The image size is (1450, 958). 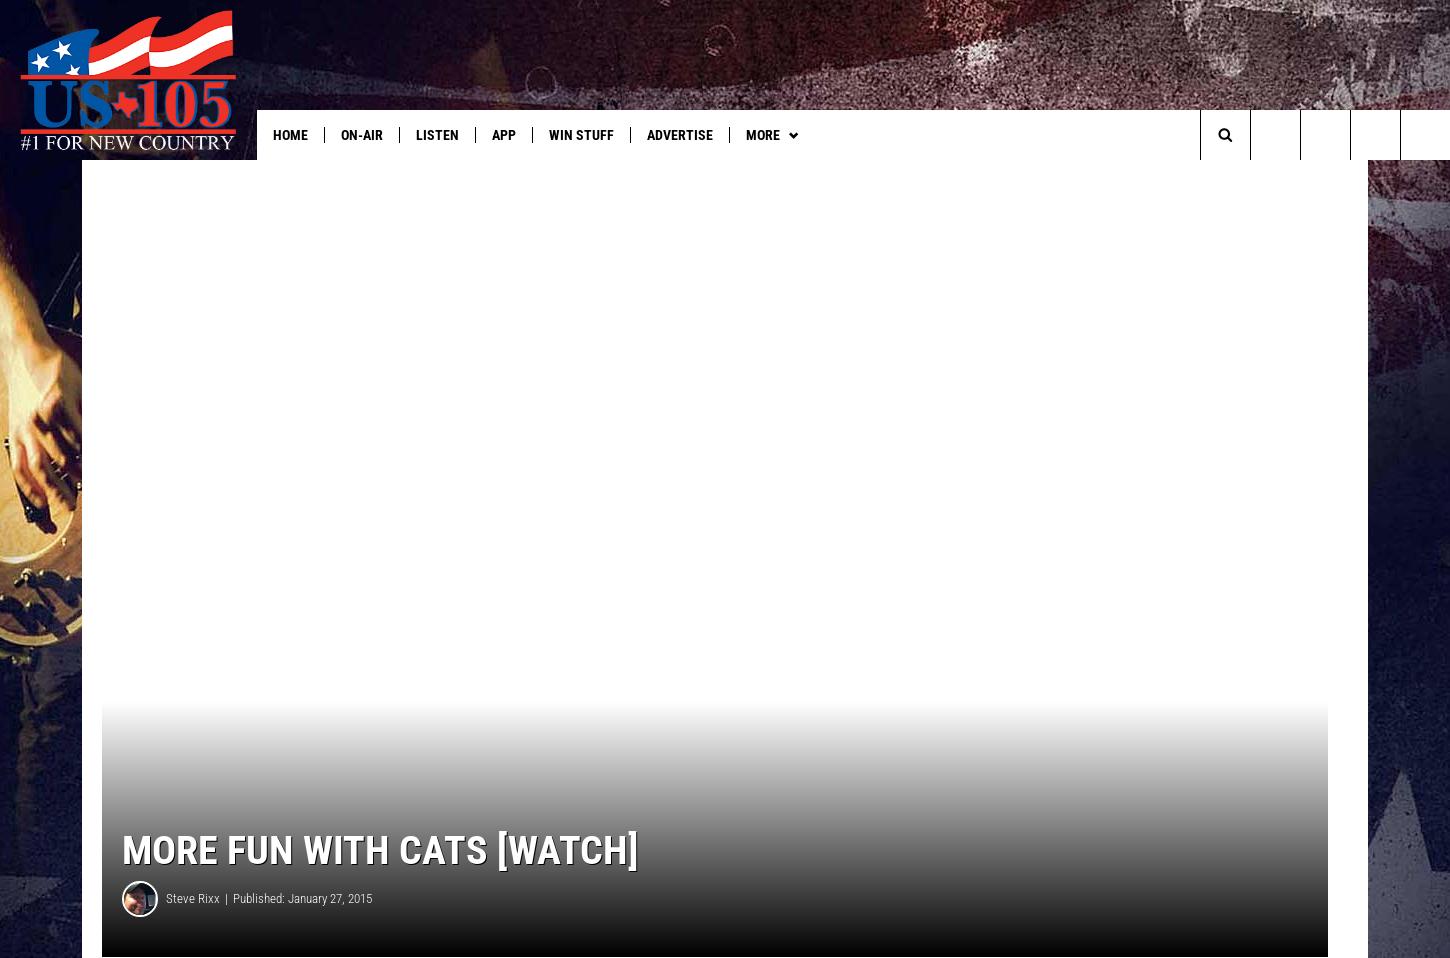 I want to click on 'More', so click(x=761, y=134).